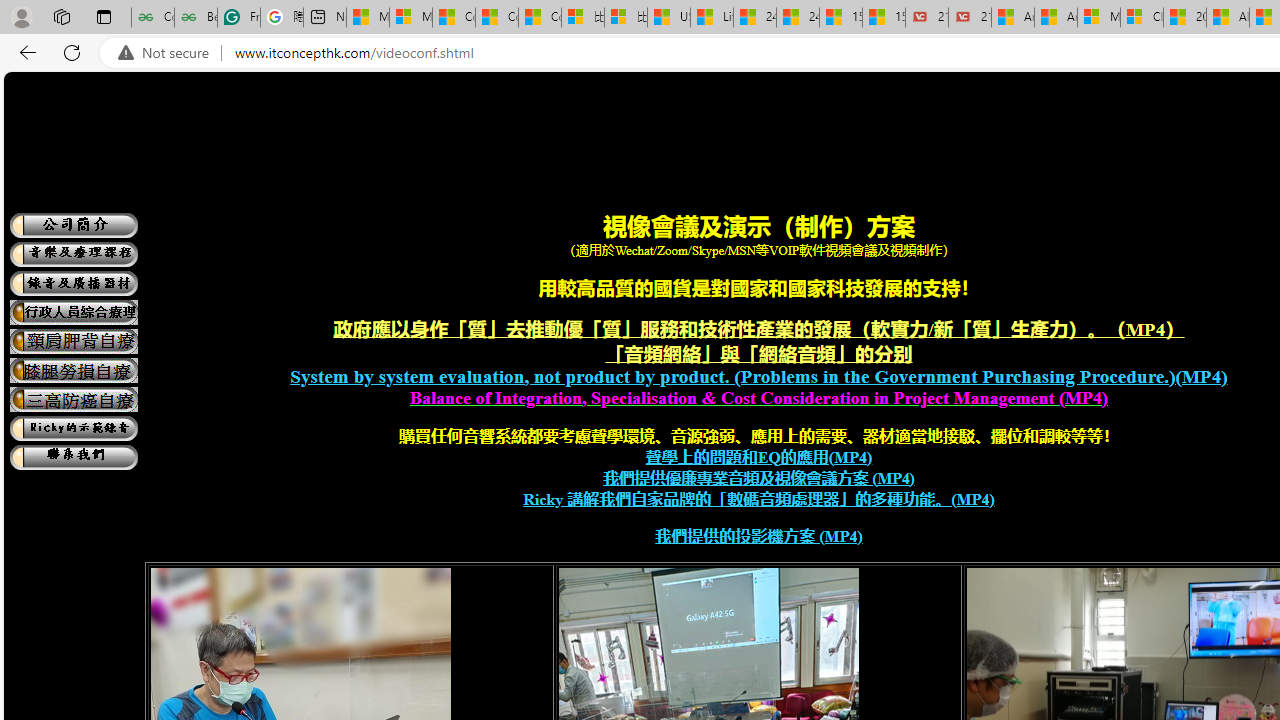 The image size is (1280, 720). Describe the element at coordinates (196, 17) in the screenshot. I see `'Best SSL Certificates Provider in India - GeeksforGeeks'` at that location.